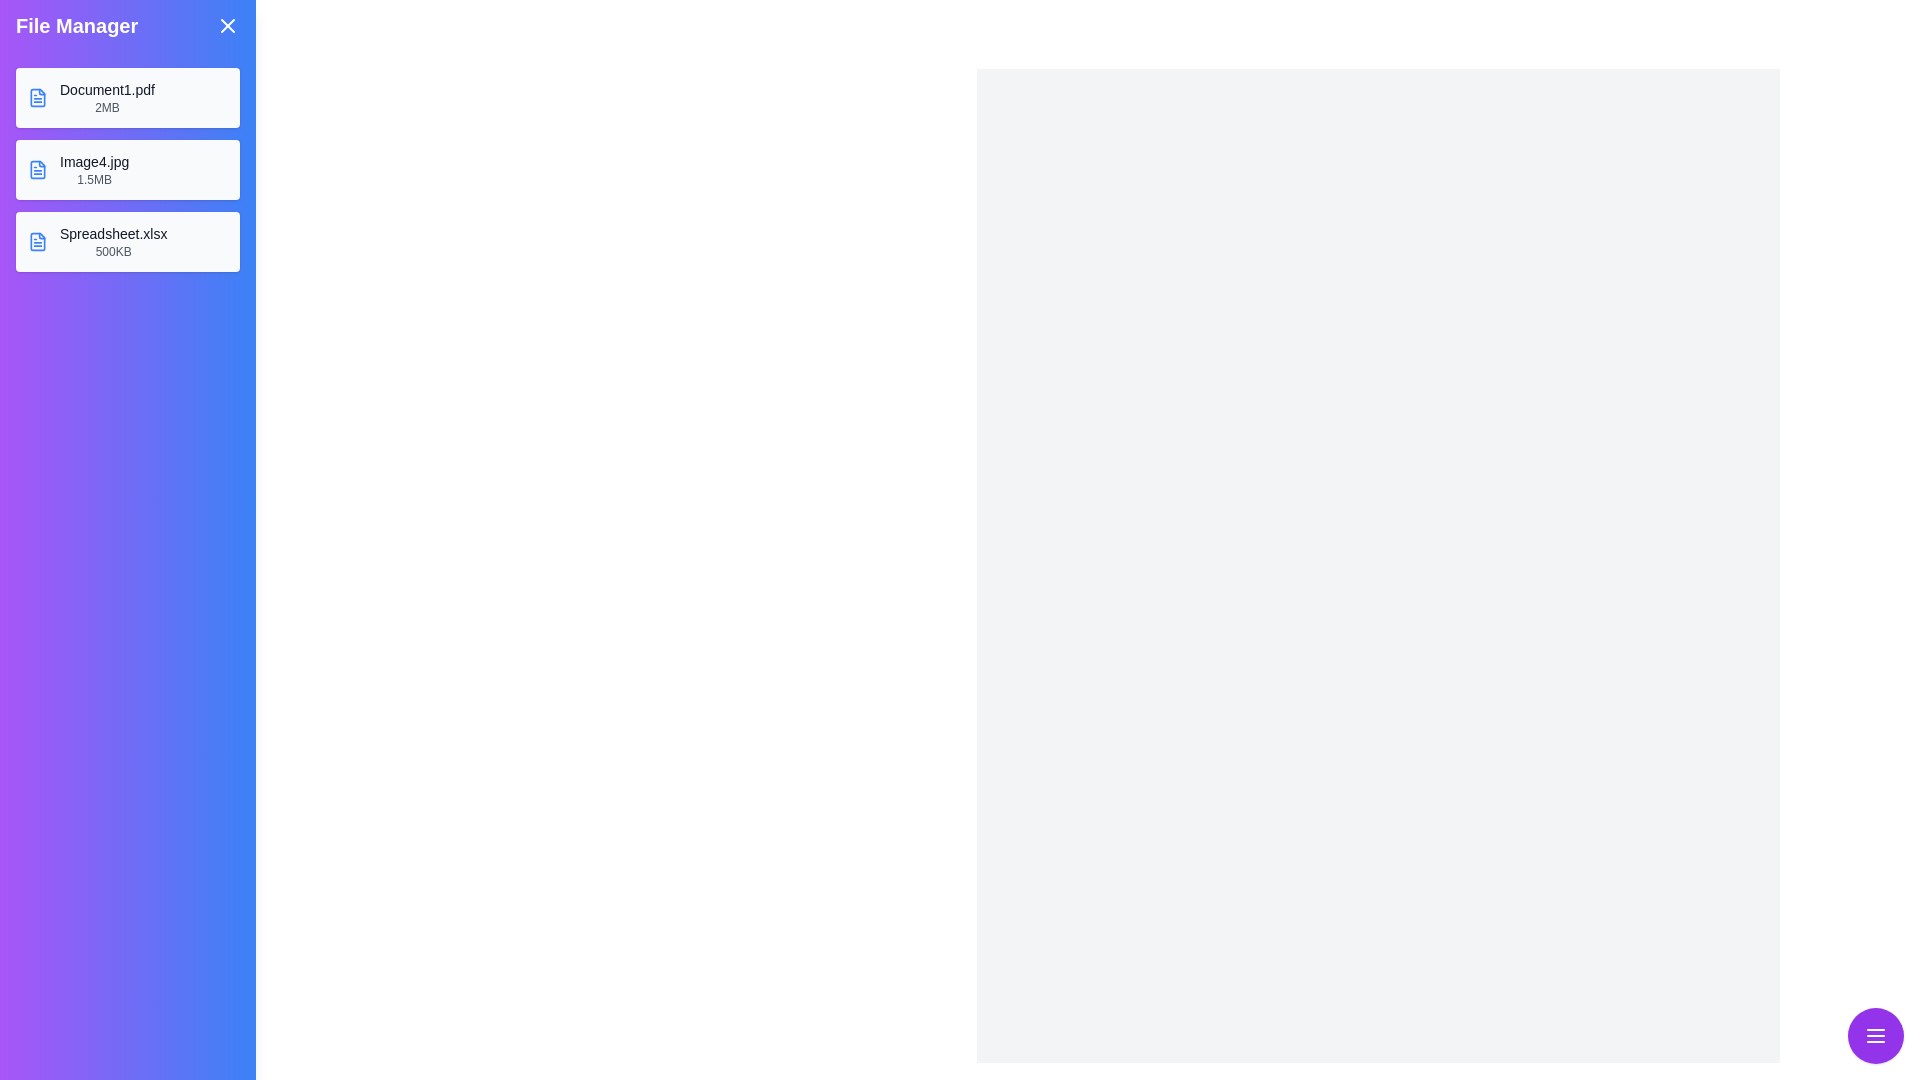 This screenshot has width=1920, height=1080. I want to click on the SVG graphic icon representing the file entry titled 'Image4.jpg 1.5MB', which is positioned to the left of the text content, so click(38, 168).